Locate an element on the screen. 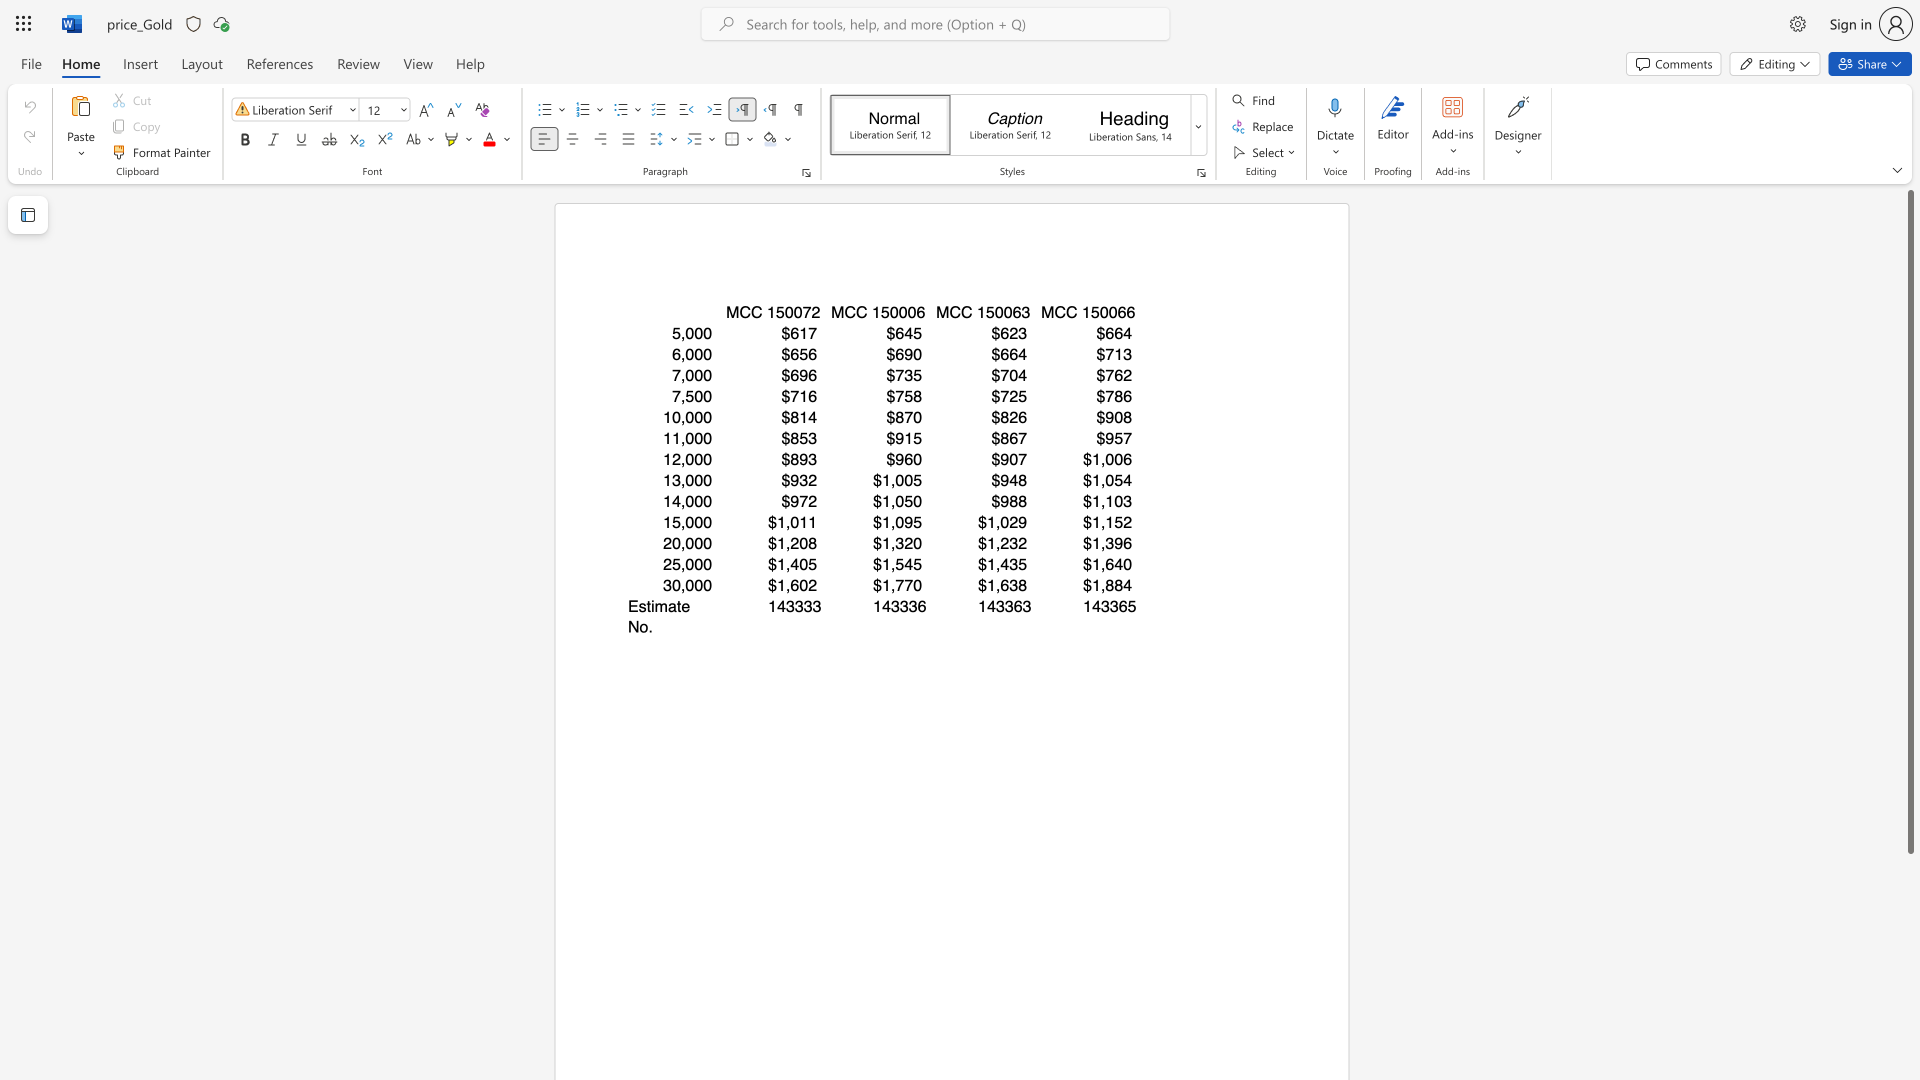  the scrollbar to scroll downward is located at coordinates (1909, 990).